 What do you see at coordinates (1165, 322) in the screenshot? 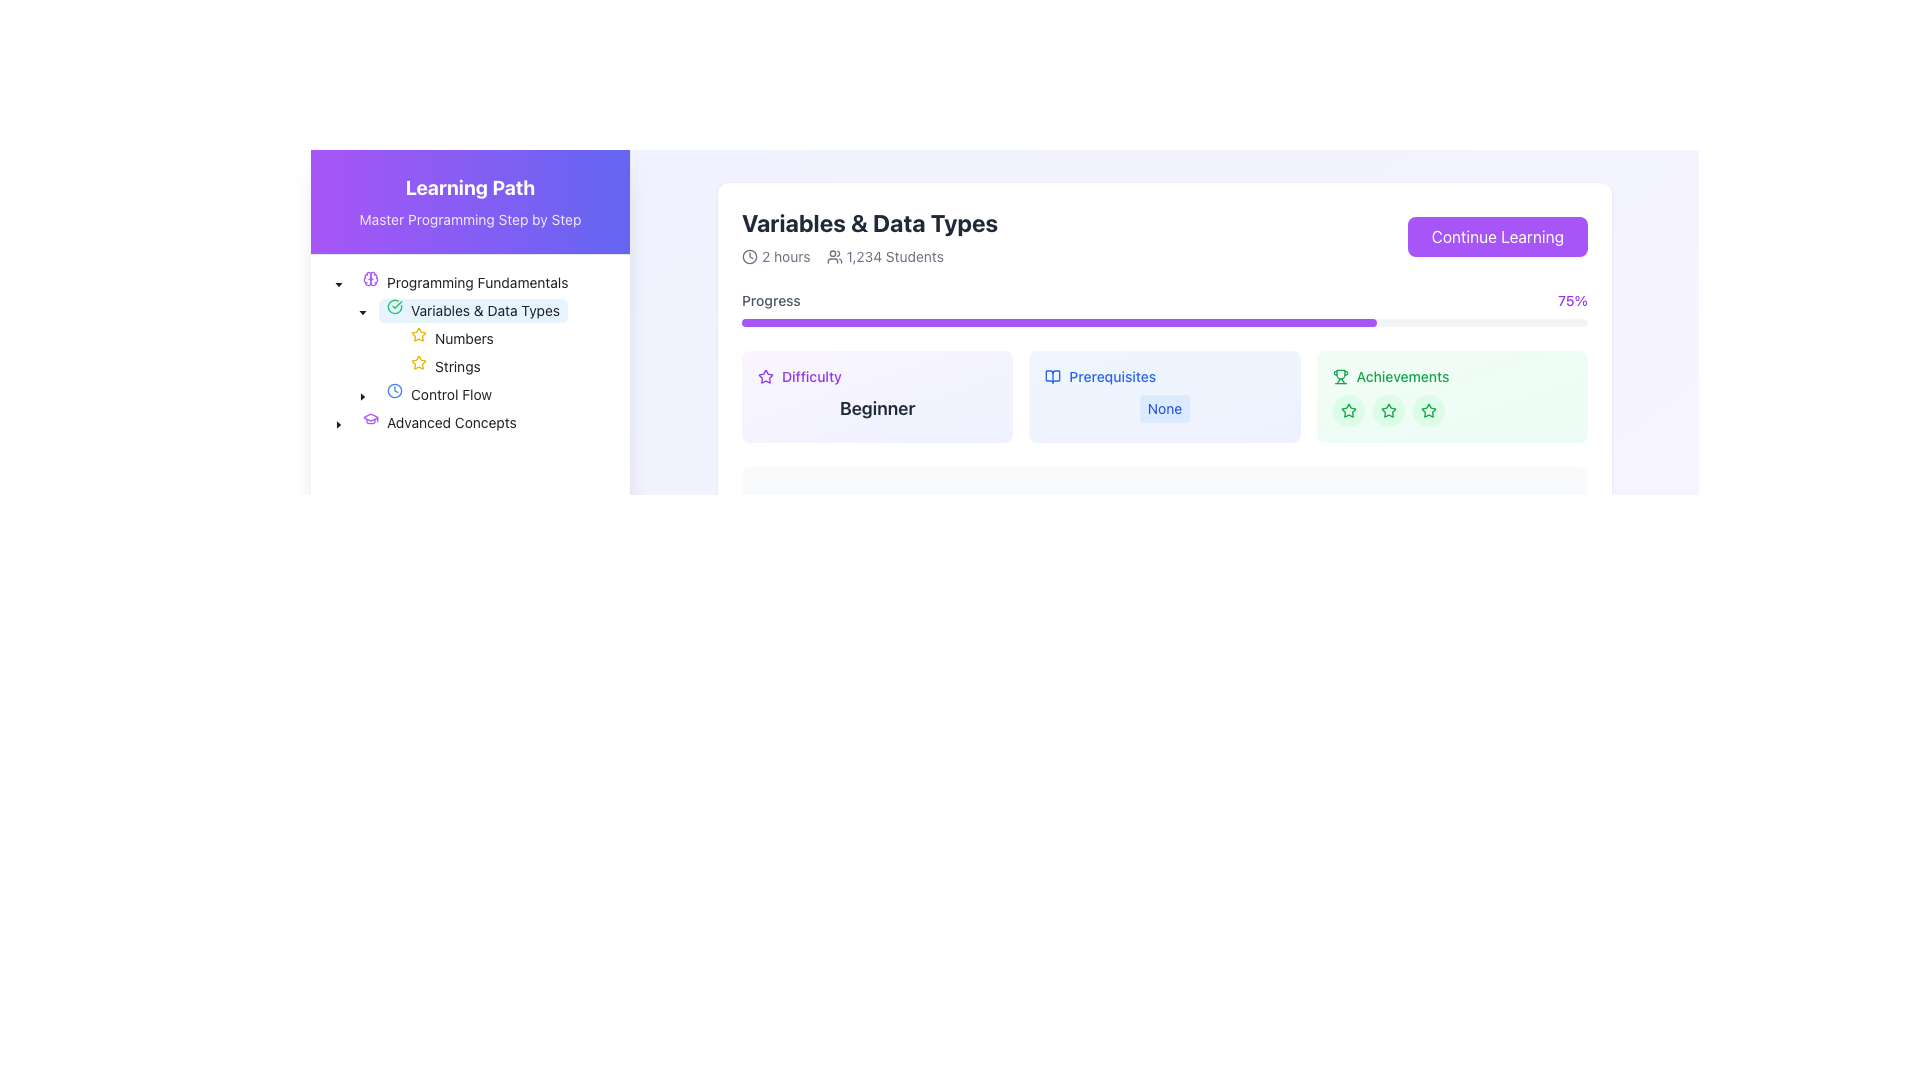
I see `the slim rectangular progress bar that is light gray with a purple foreground, located beneath the 'Progress' label and above metrics like 'Difficulty' and 'Achievements'` at bounding box center [1165, 322].